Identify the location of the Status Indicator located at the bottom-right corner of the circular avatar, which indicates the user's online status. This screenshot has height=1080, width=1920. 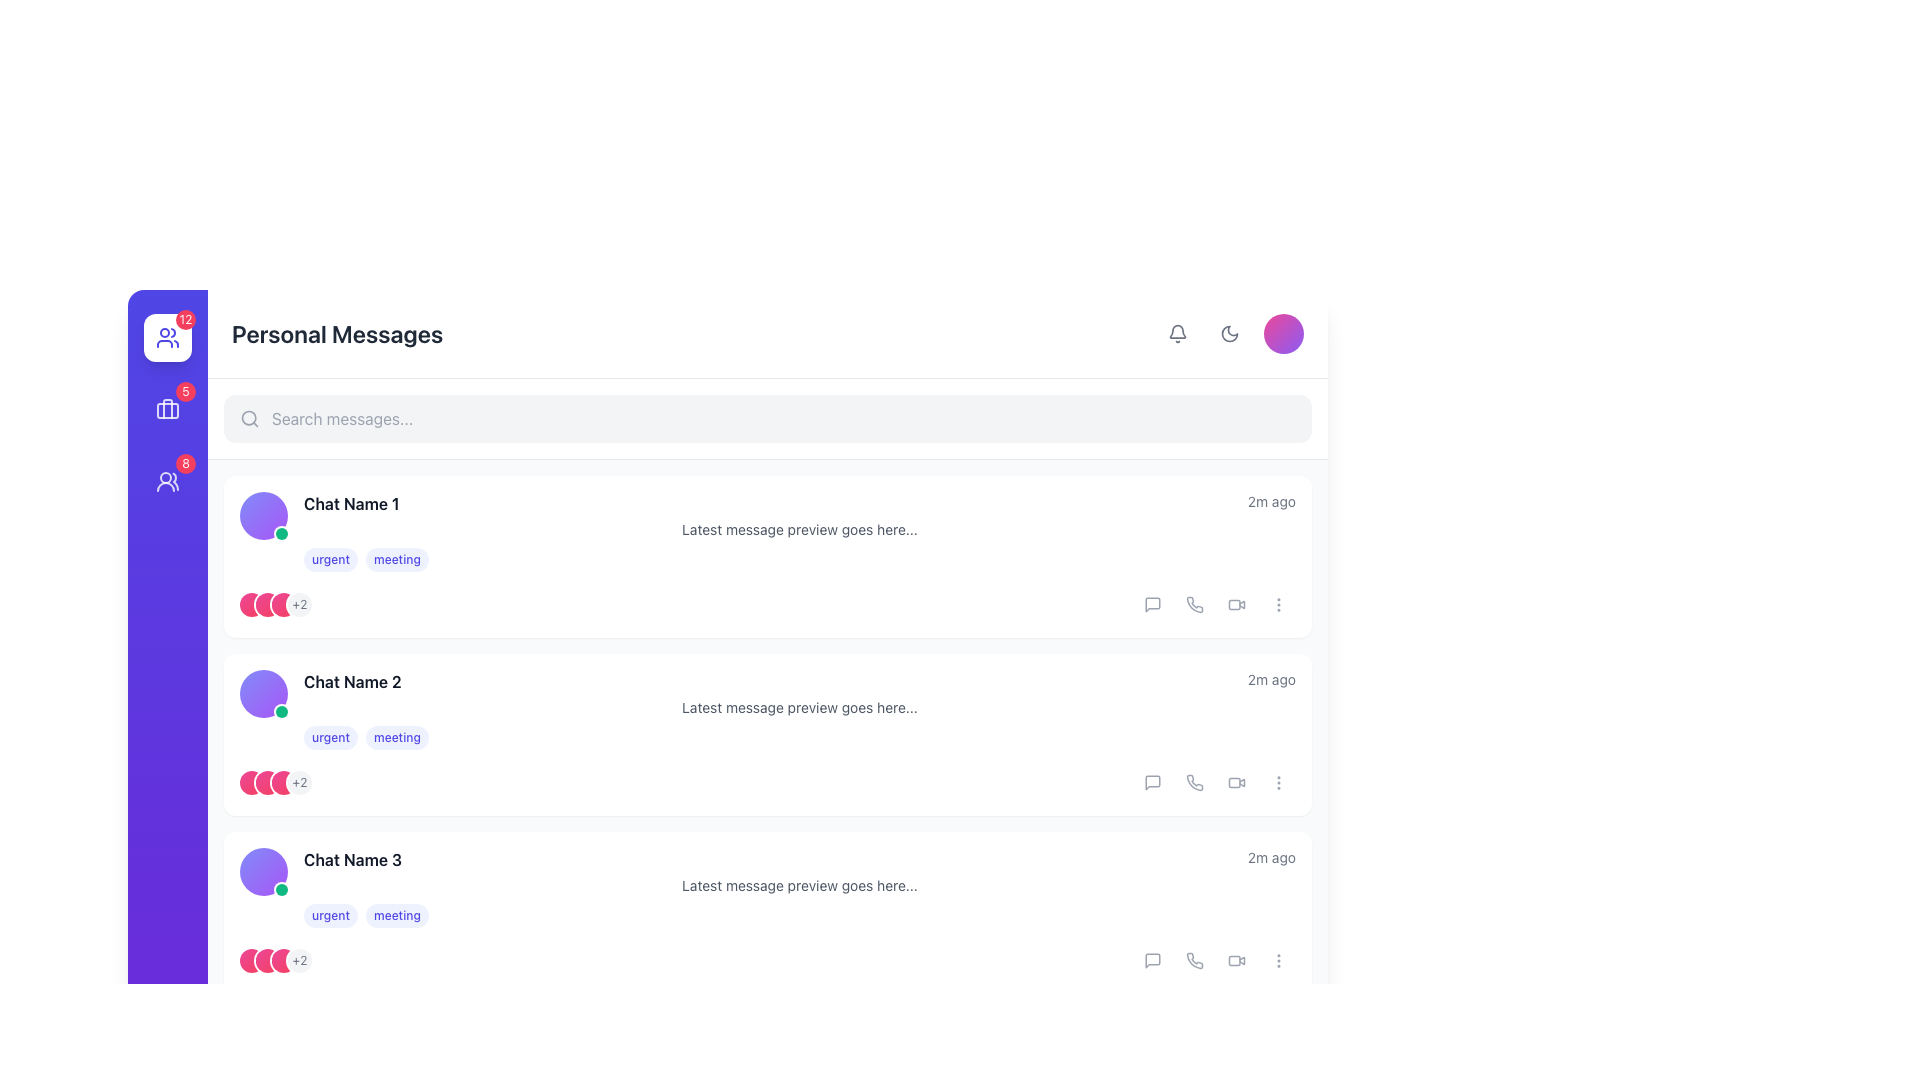
(281, 1067).